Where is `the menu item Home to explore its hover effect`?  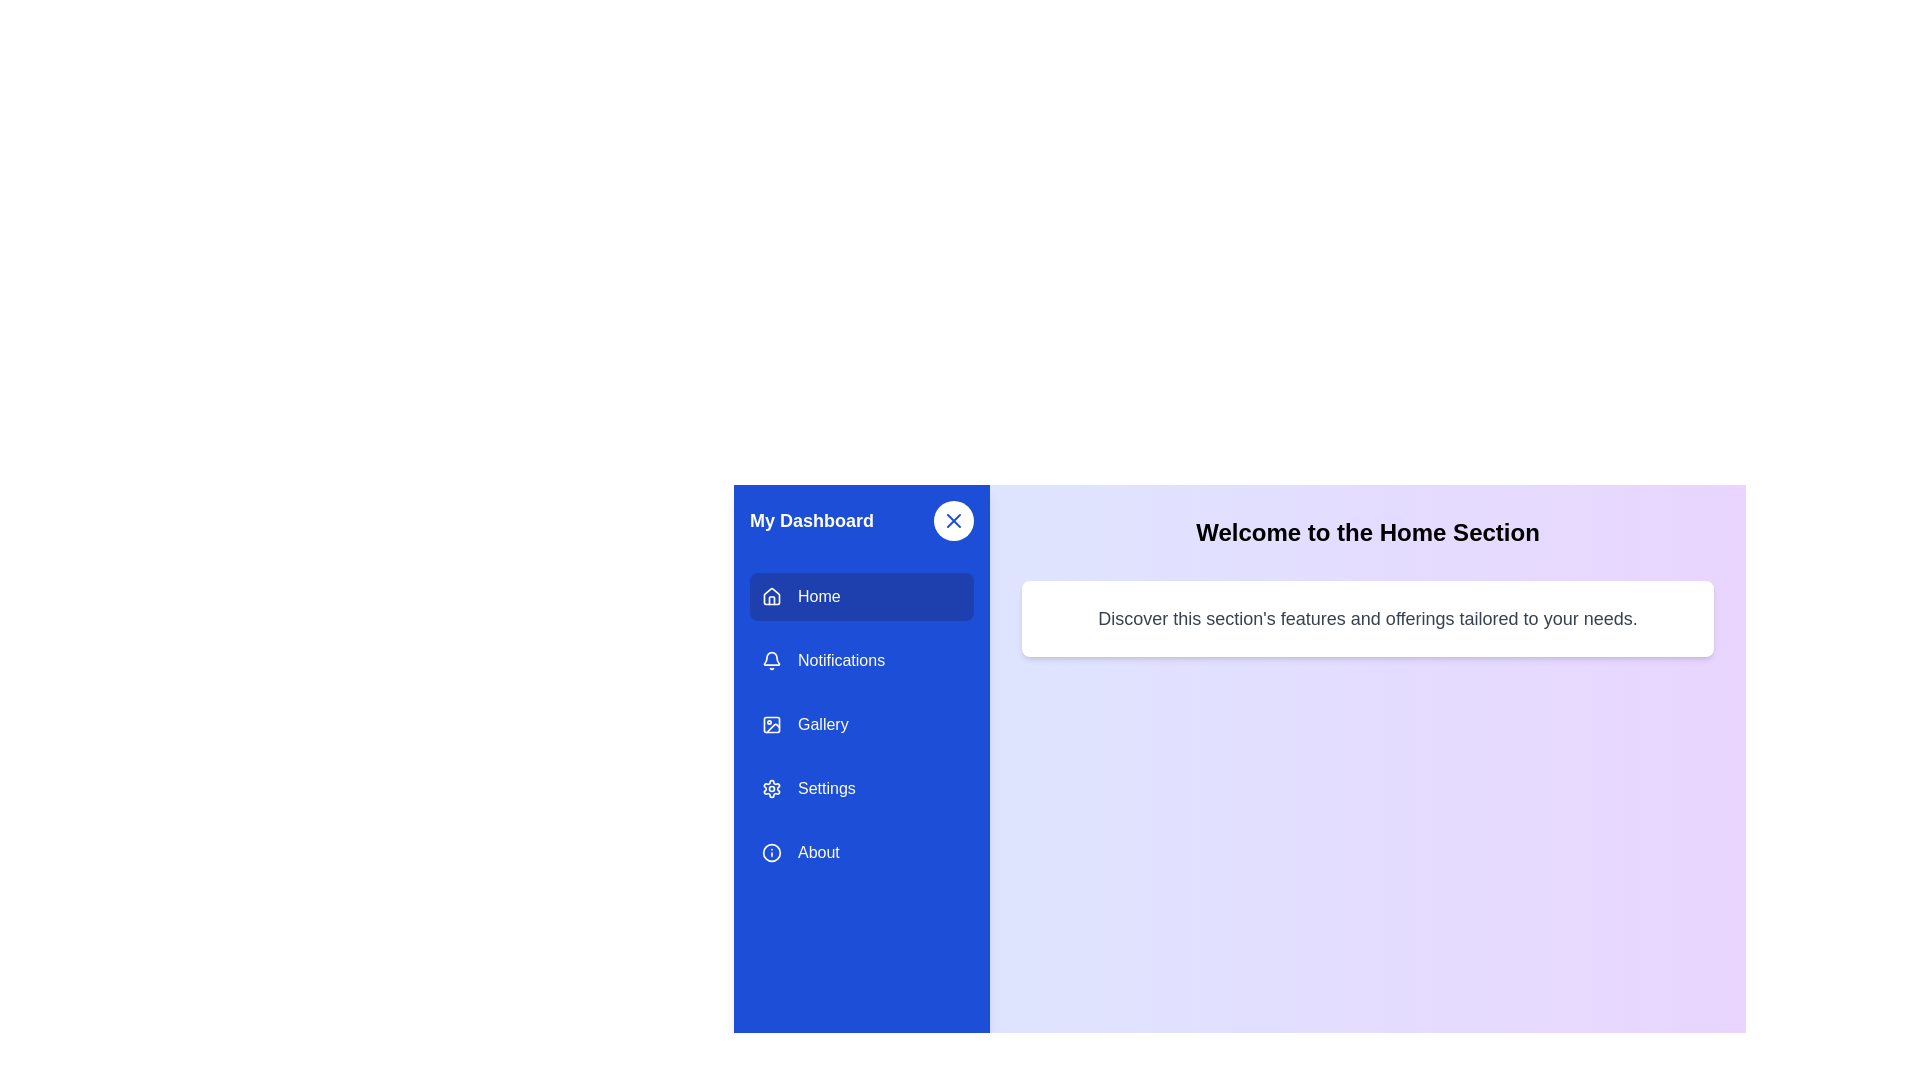 the menu item Home to explore its hover effect is located at coordinates (862, 596).